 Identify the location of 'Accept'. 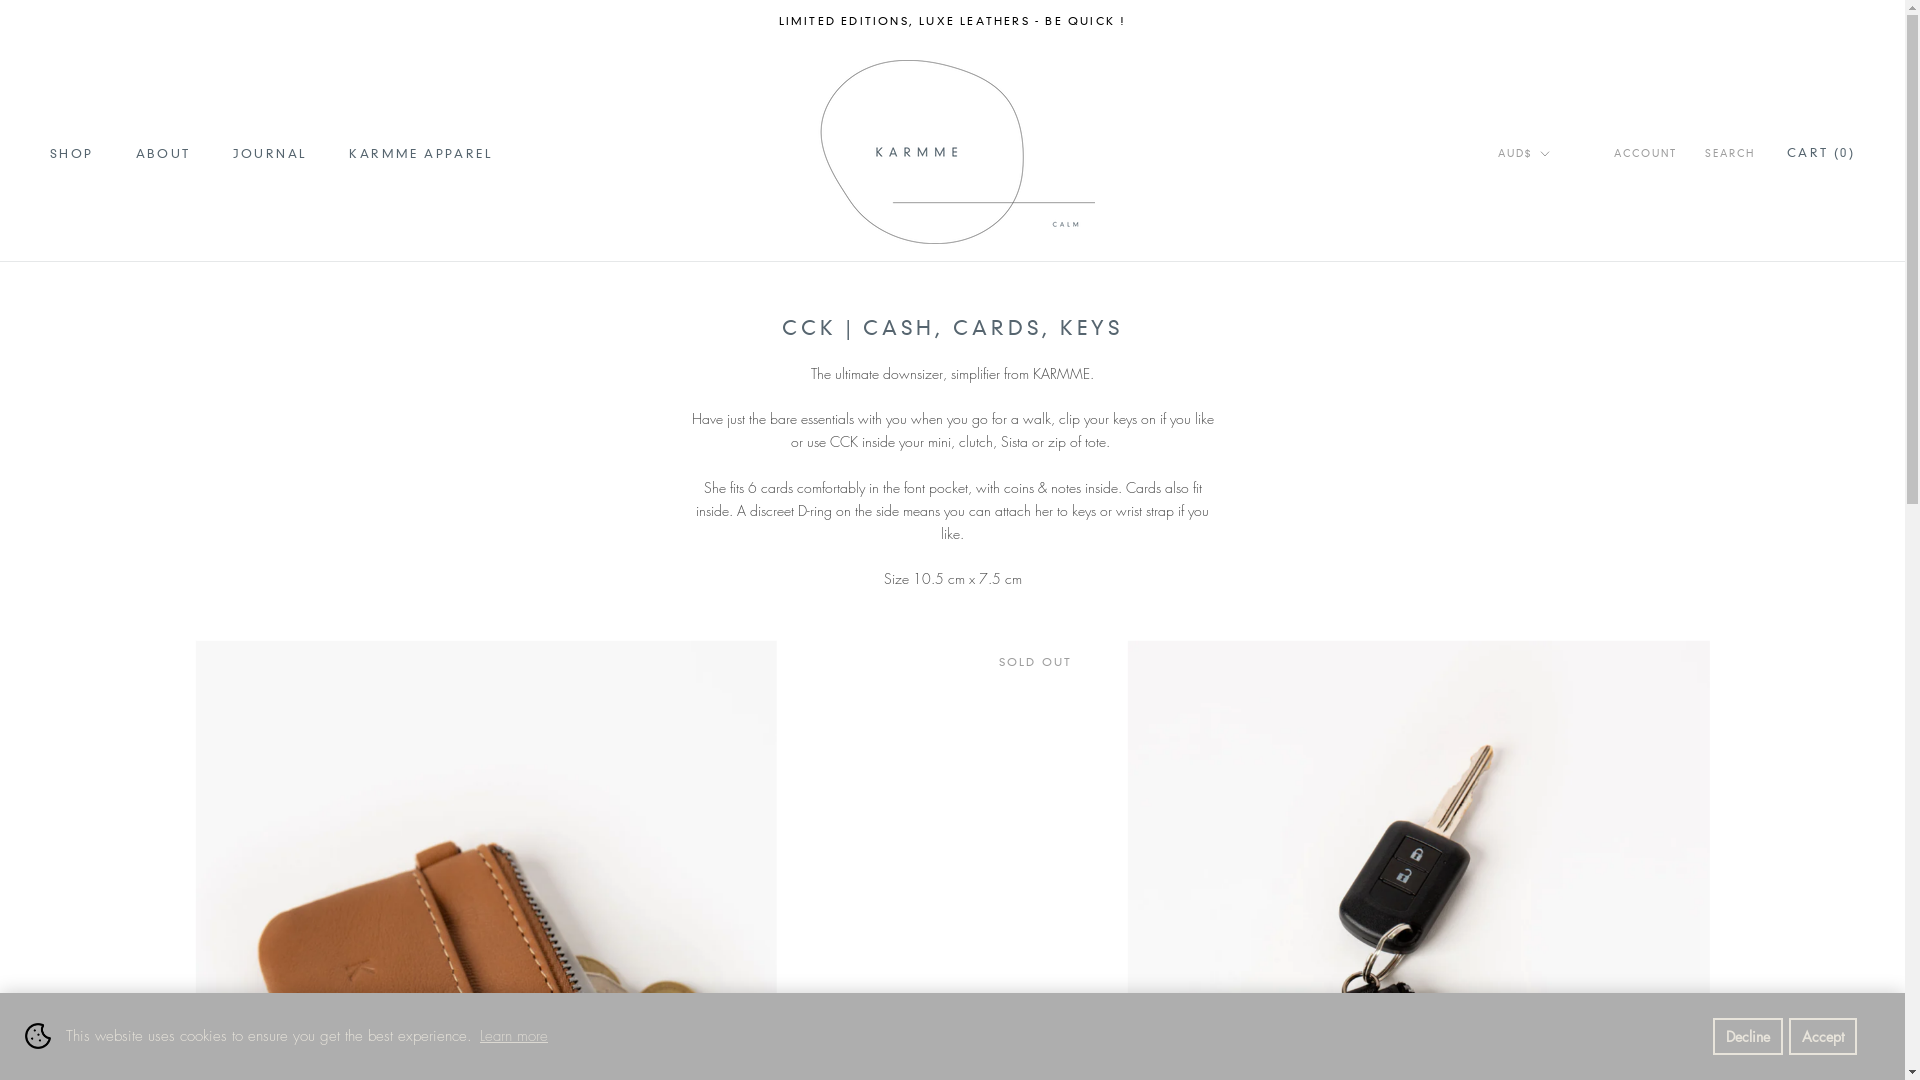
(1823, 1035).